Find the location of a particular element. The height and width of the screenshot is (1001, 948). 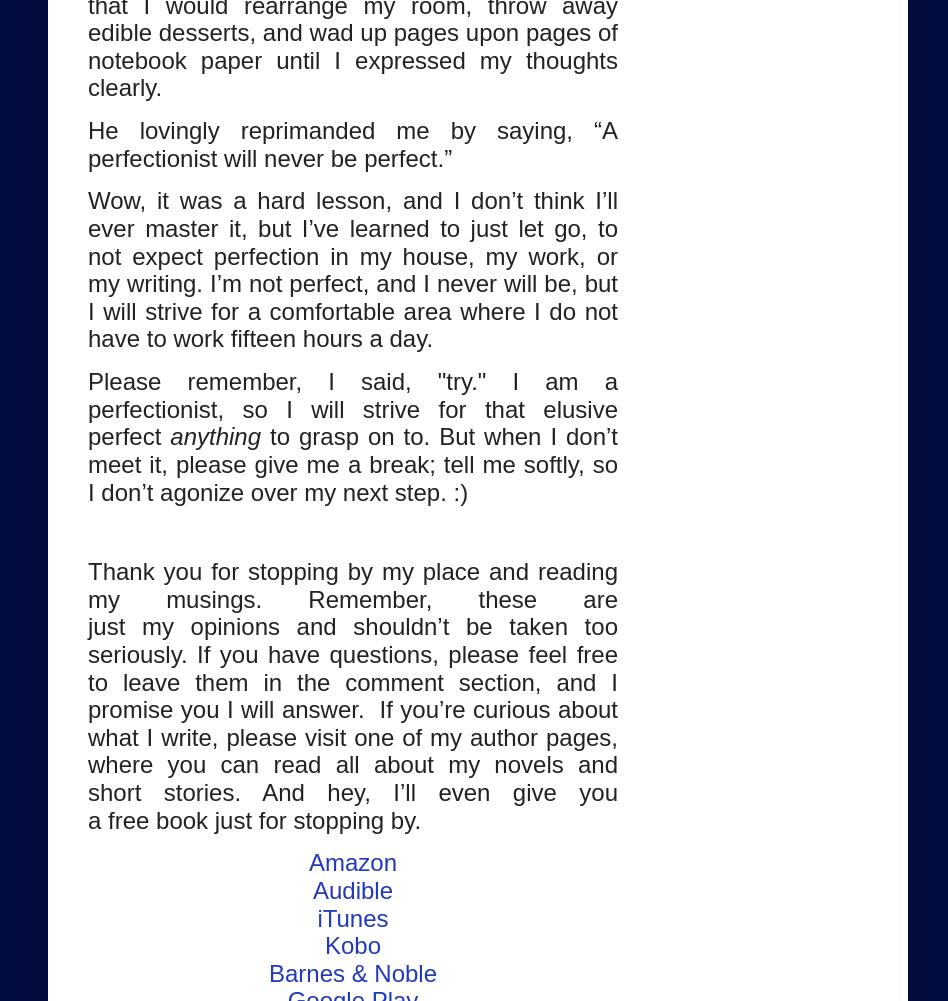

'and I don’t think I’ll ever
master it, but I’ve learned to just let go, to not expect perfection in my
house, my work, or my writing. I’m not perfect, and I never will be, but I will
strive for a comfortable area where I do not have to work fifteen hours a day.' is located at coordinates (353, 268).